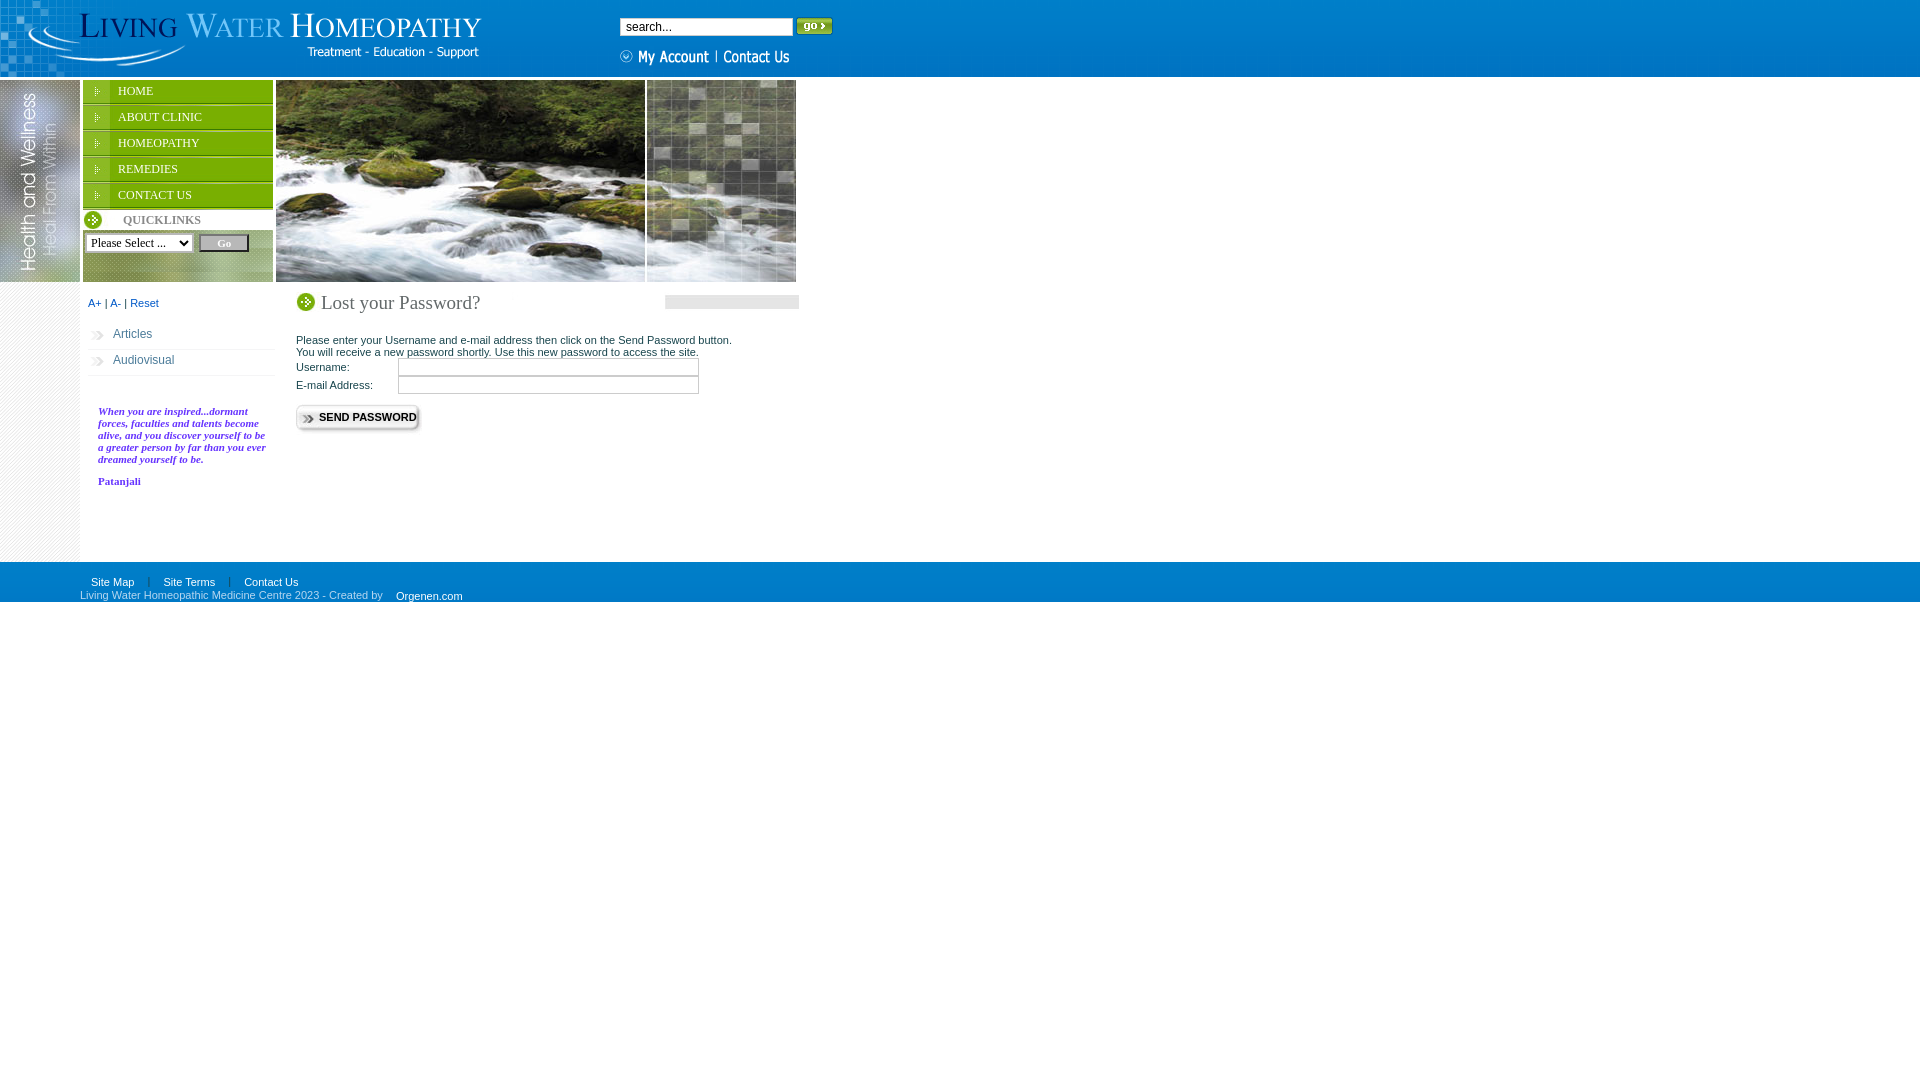 The image size is (1920, 1080). Describe the element at coordinates (114, 303) in the screenshot. I see `'A-'` at that location.